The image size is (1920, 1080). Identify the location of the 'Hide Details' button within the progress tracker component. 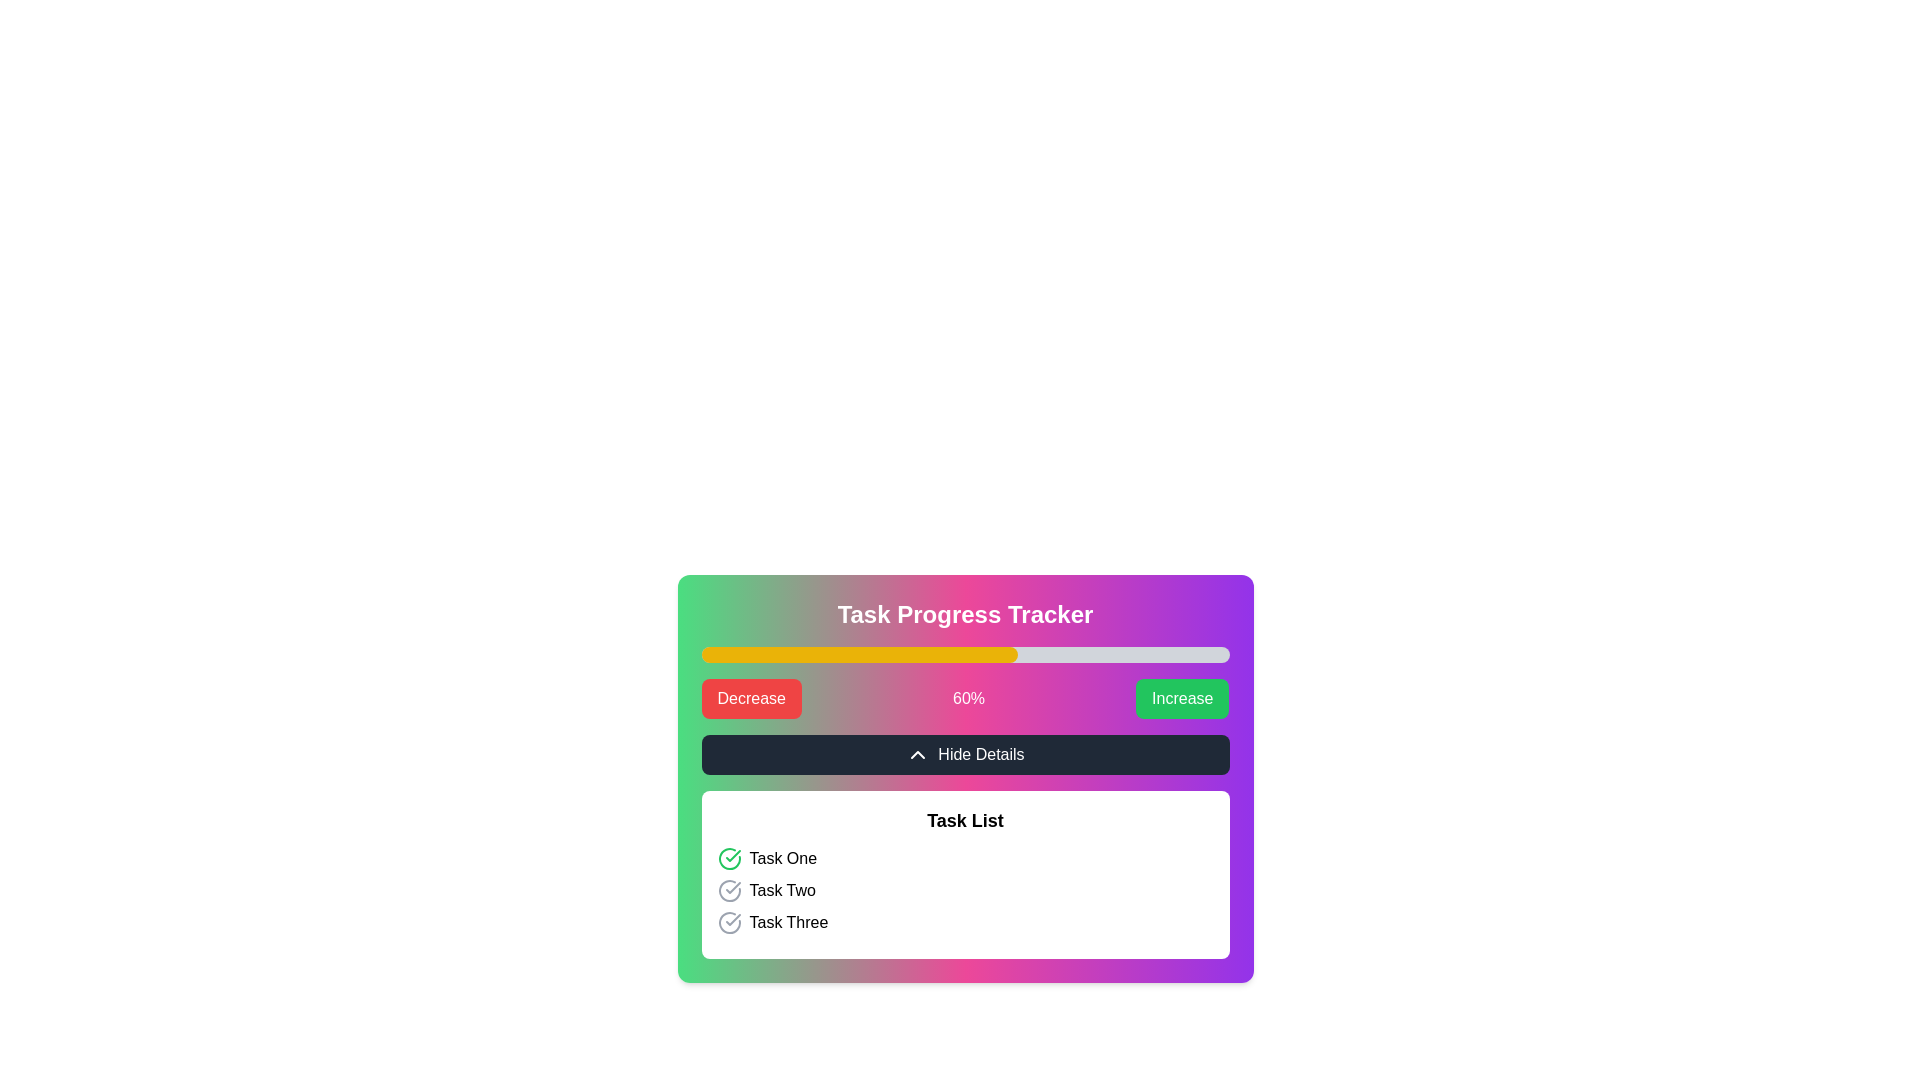
(965, 778).